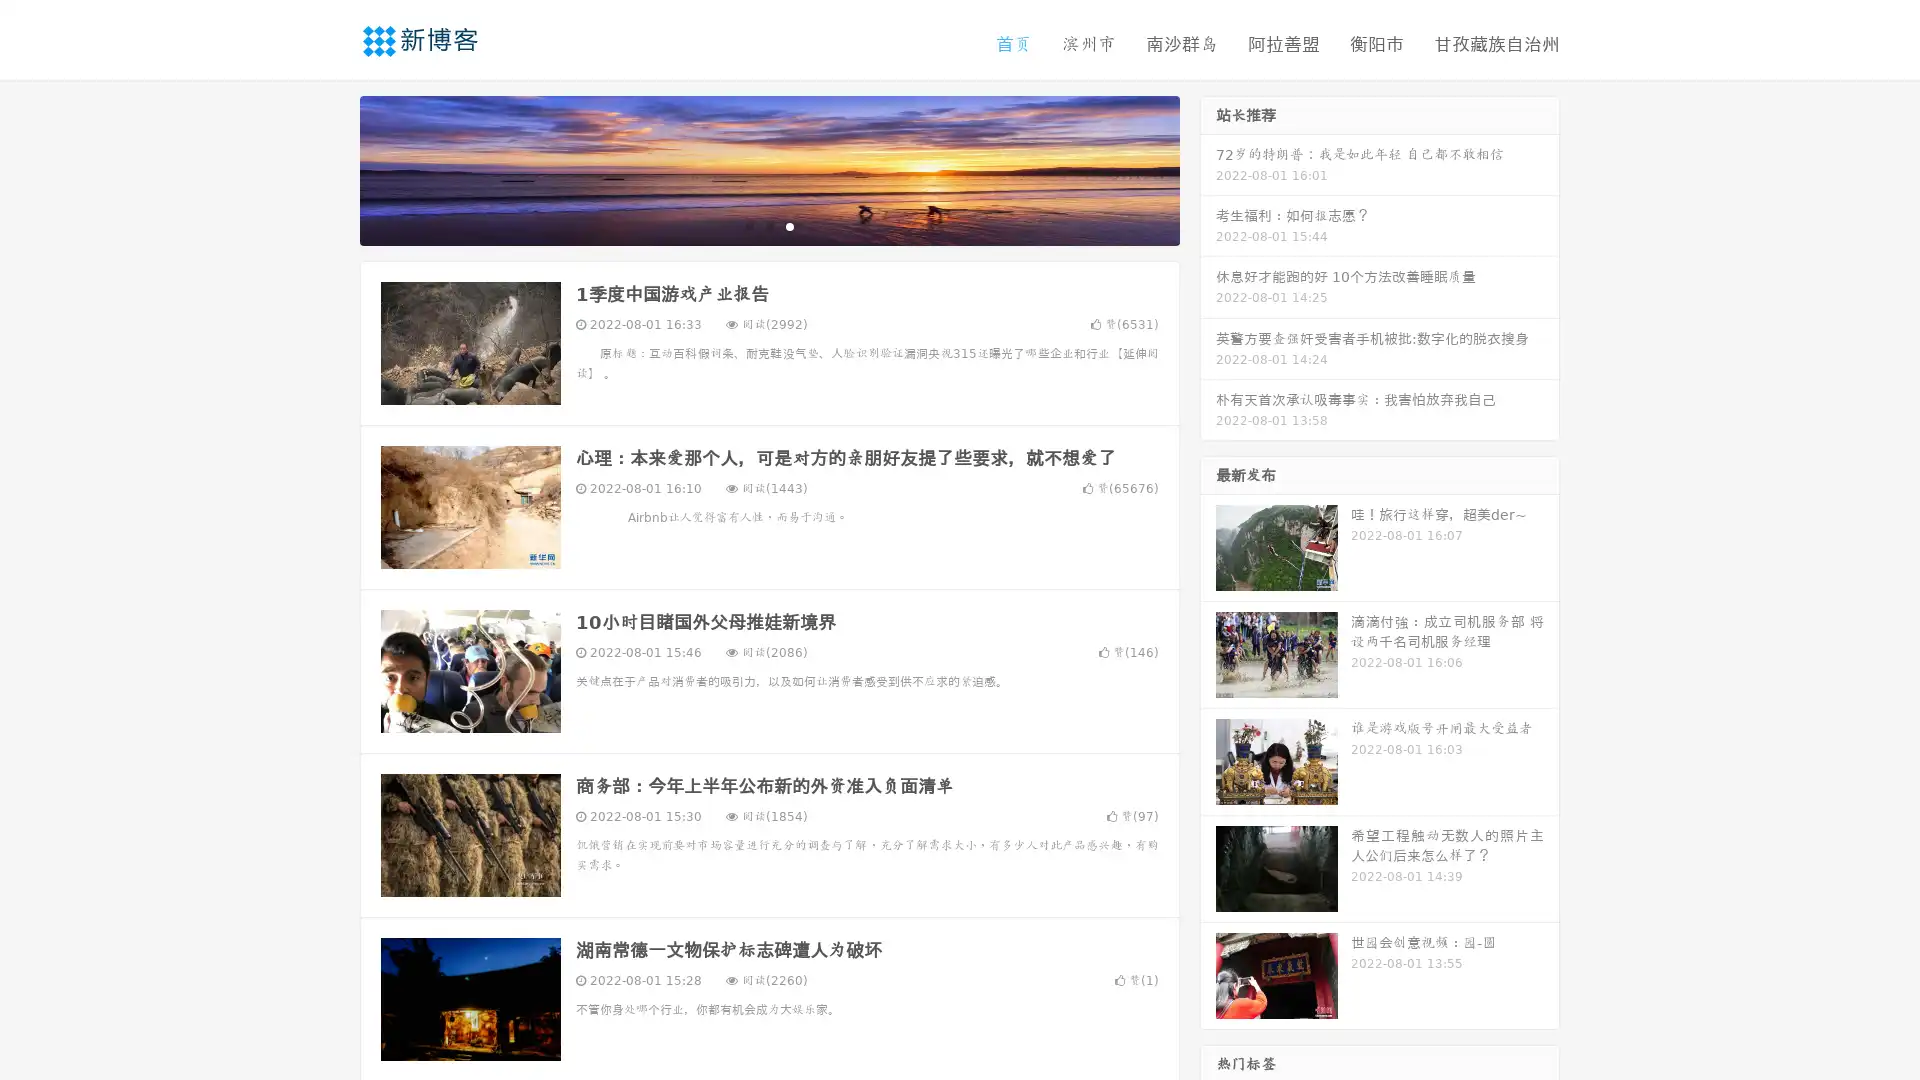  What do you see at coordinates (330, 168) in the screenshot?
I see `Previous slide` at bounding box center [330, 168].